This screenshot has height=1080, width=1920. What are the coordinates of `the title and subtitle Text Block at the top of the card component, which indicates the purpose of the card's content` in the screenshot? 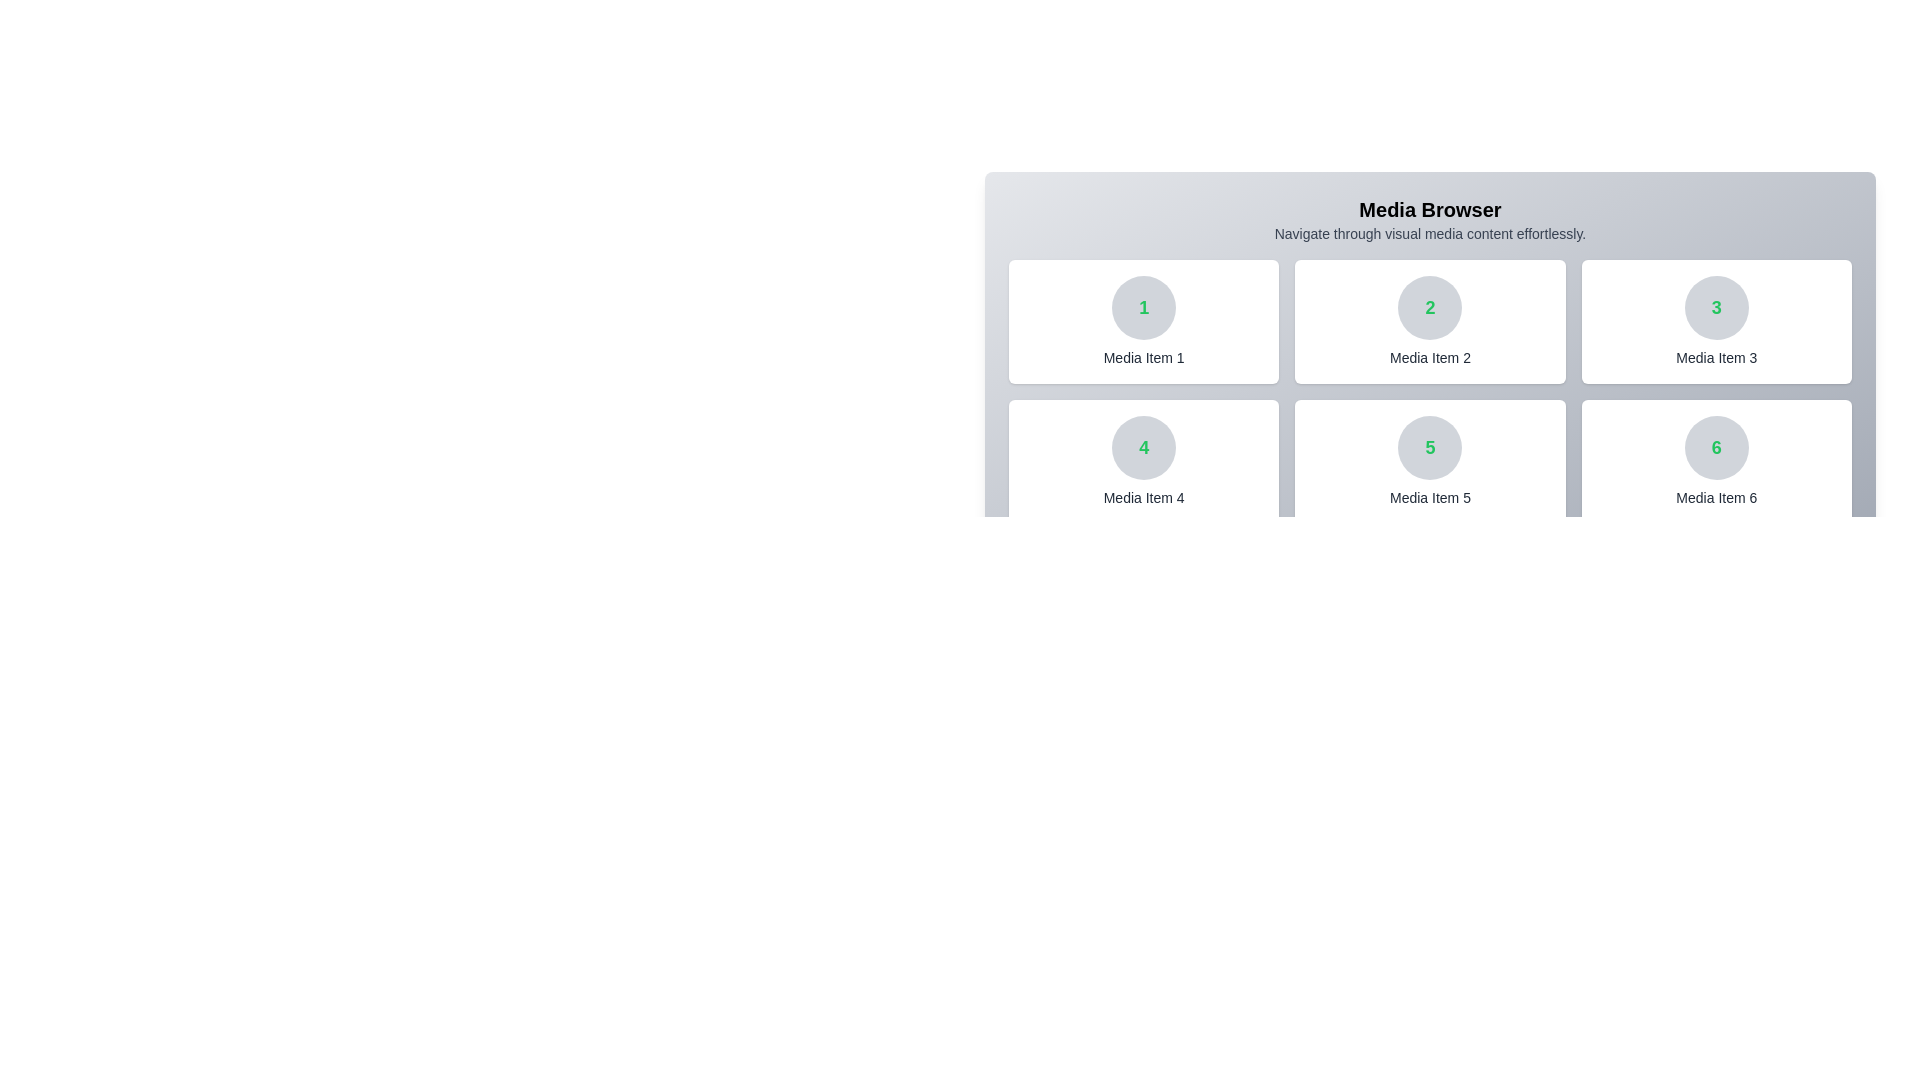 It's located at (1429, 219).